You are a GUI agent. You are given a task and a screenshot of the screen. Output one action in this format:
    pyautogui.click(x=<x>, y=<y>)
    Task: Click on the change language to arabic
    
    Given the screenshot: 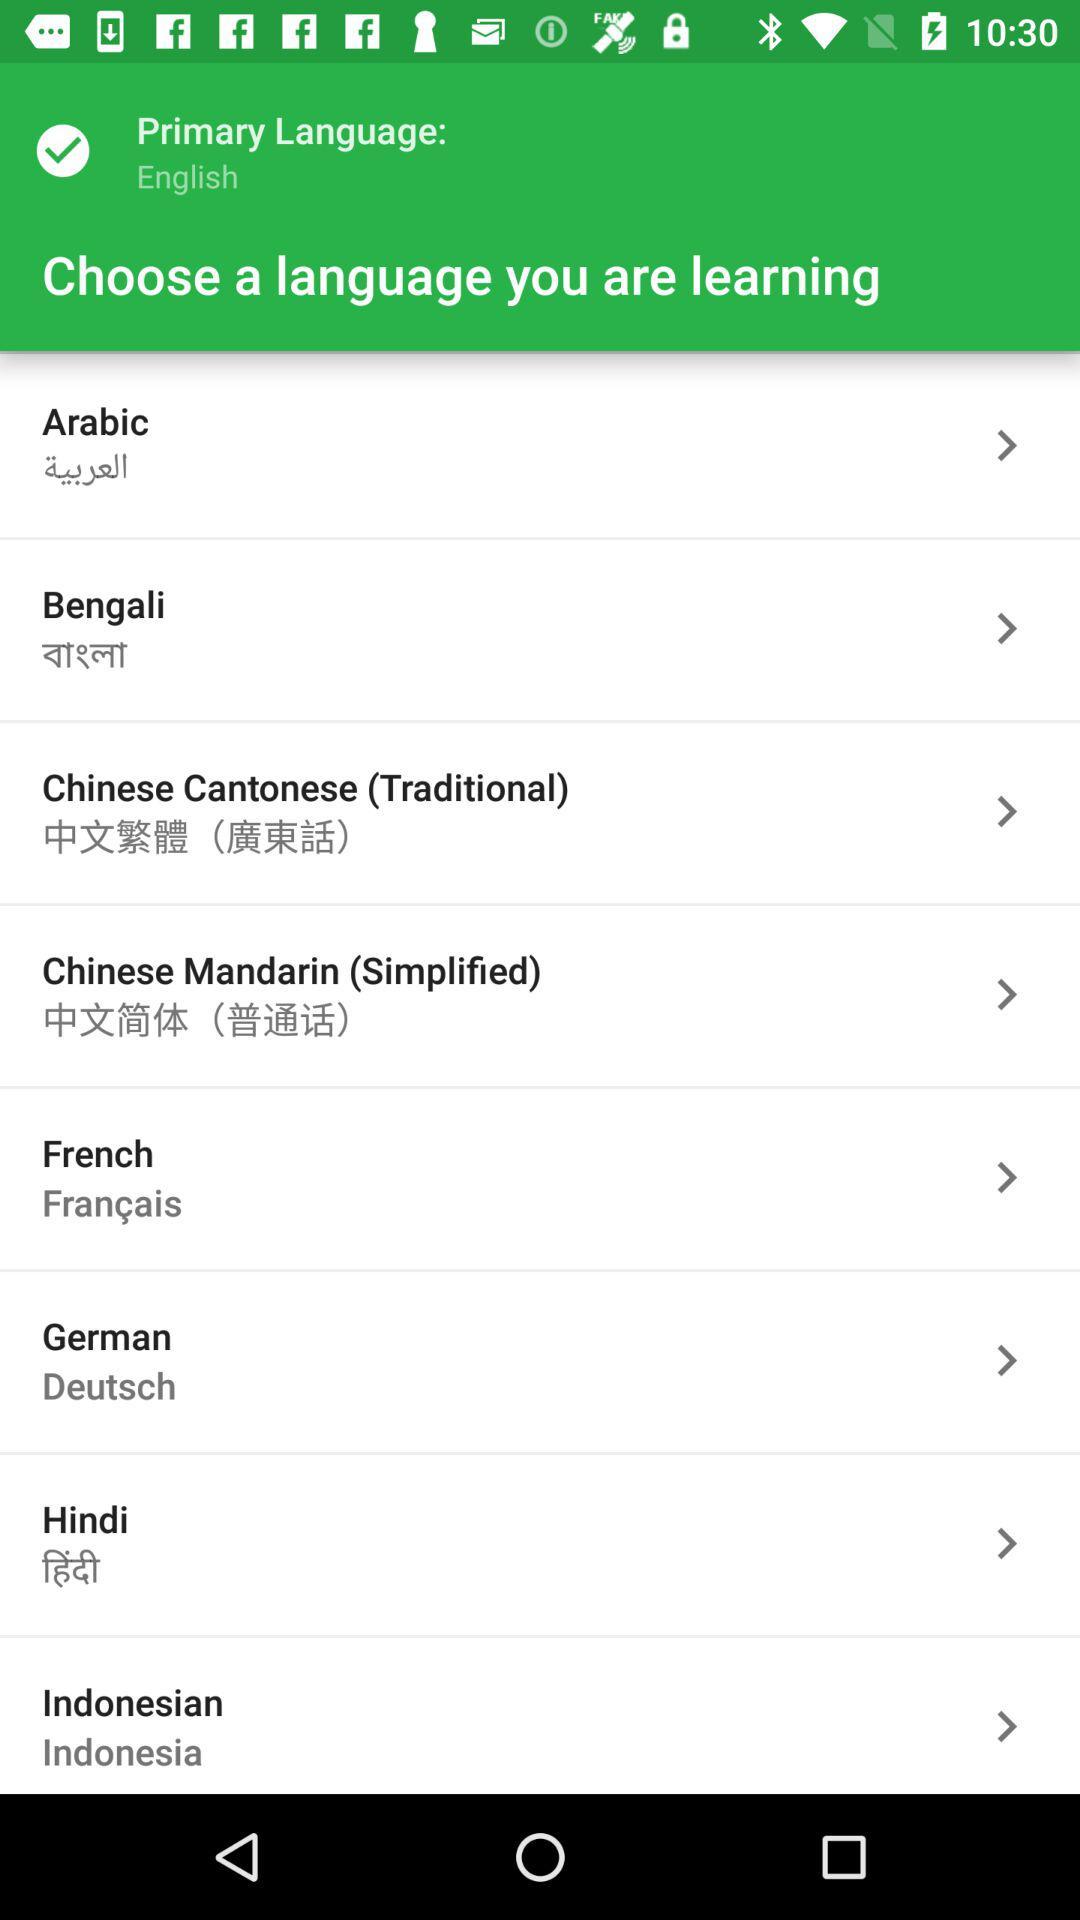 What is the action you would take?
    pyautogui.click(x=1017, y=444)
    